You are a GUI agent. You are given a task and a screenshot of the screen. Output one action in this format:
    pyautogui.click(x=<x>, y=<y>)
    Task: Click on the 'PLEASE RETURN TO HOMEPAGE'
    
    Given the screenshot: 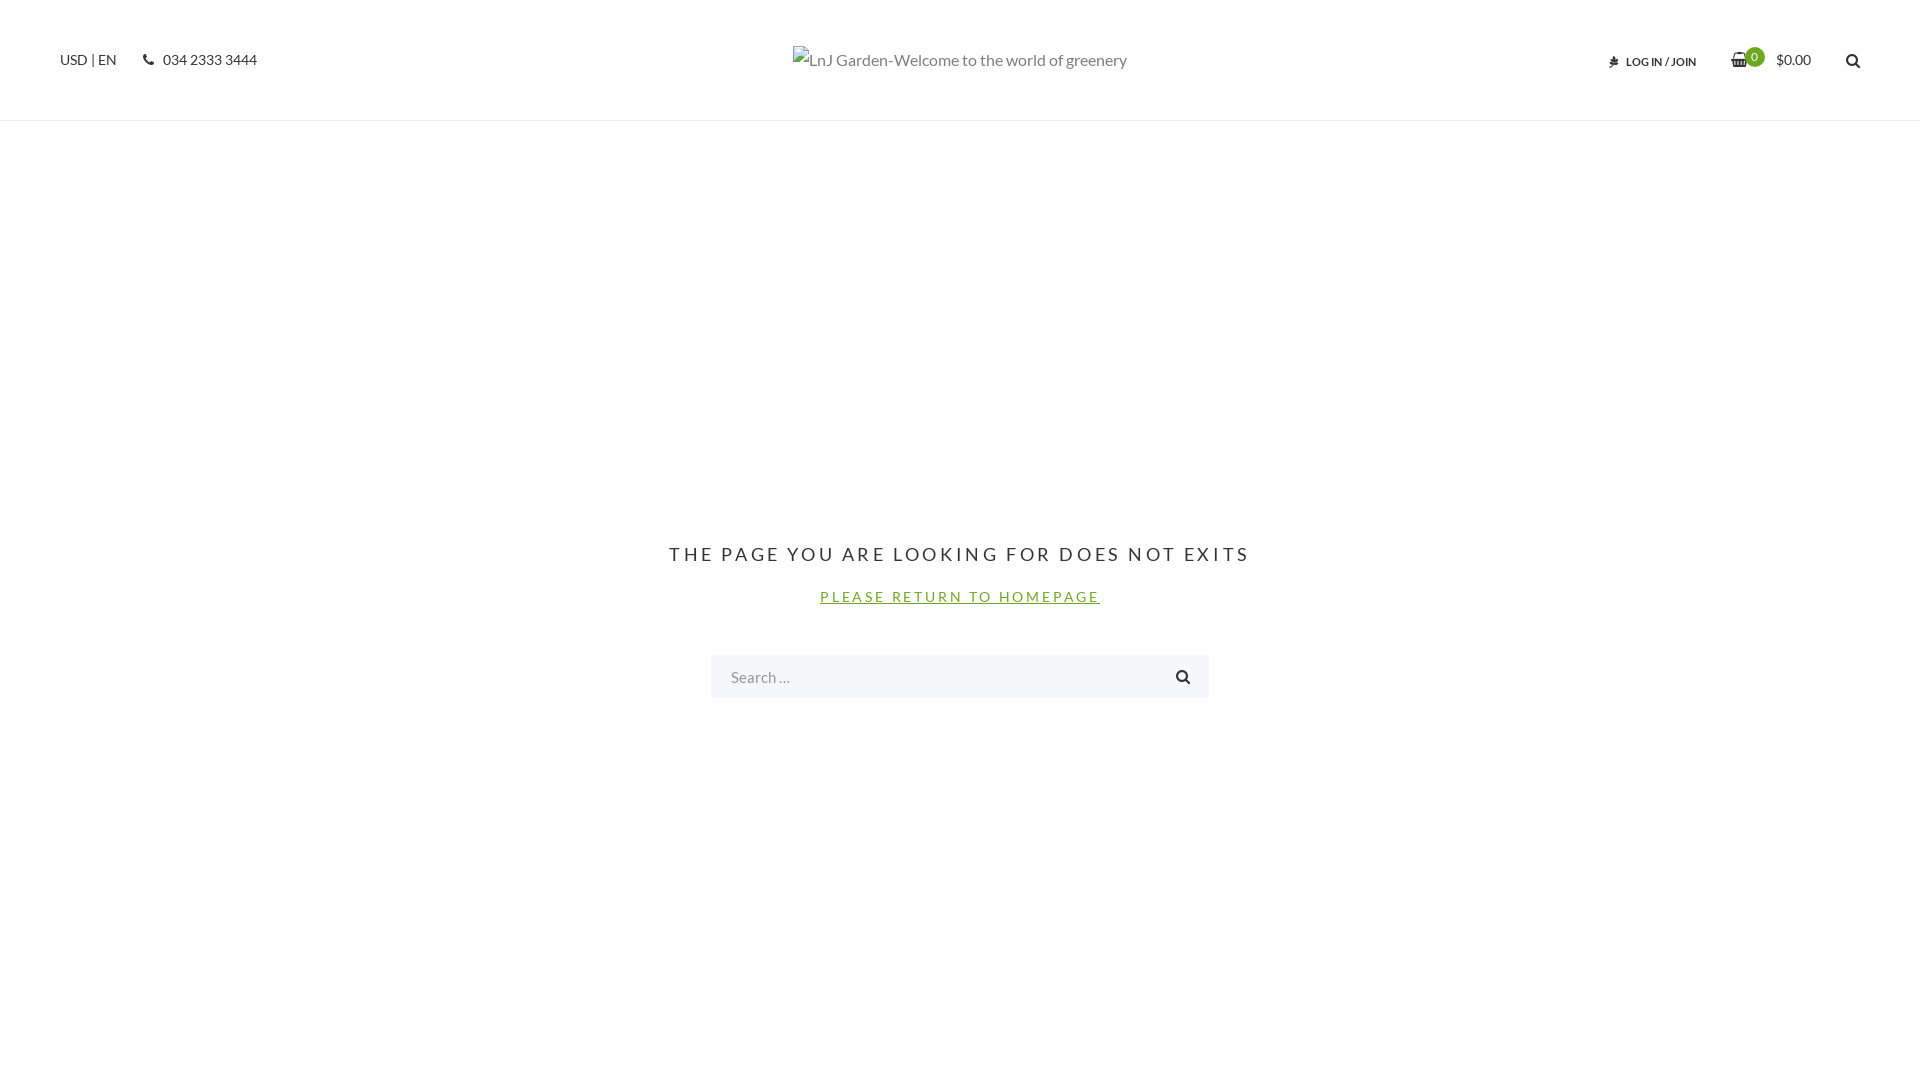 What is the action you would take?
    pyautogui.click(x=960, y=595)
    